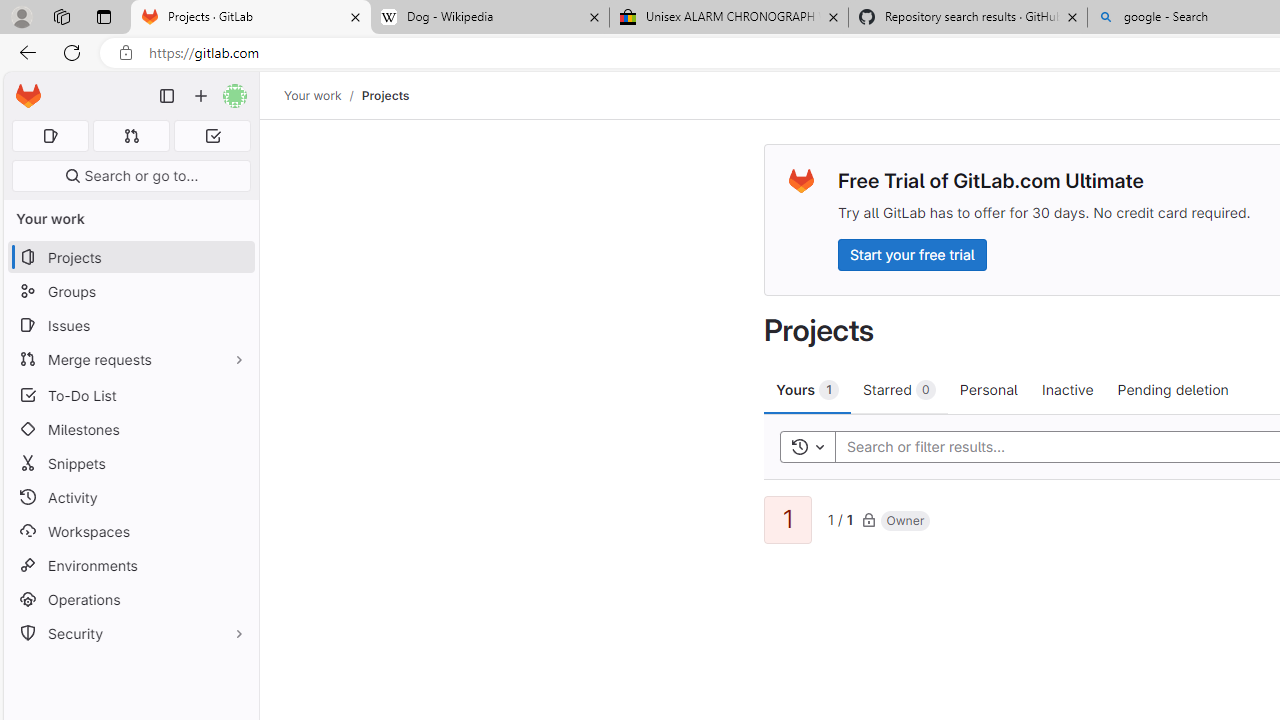  Describe the element at coordinates (50, 135) in the screenshot. I see `'Assigned issues 0'` at that location.